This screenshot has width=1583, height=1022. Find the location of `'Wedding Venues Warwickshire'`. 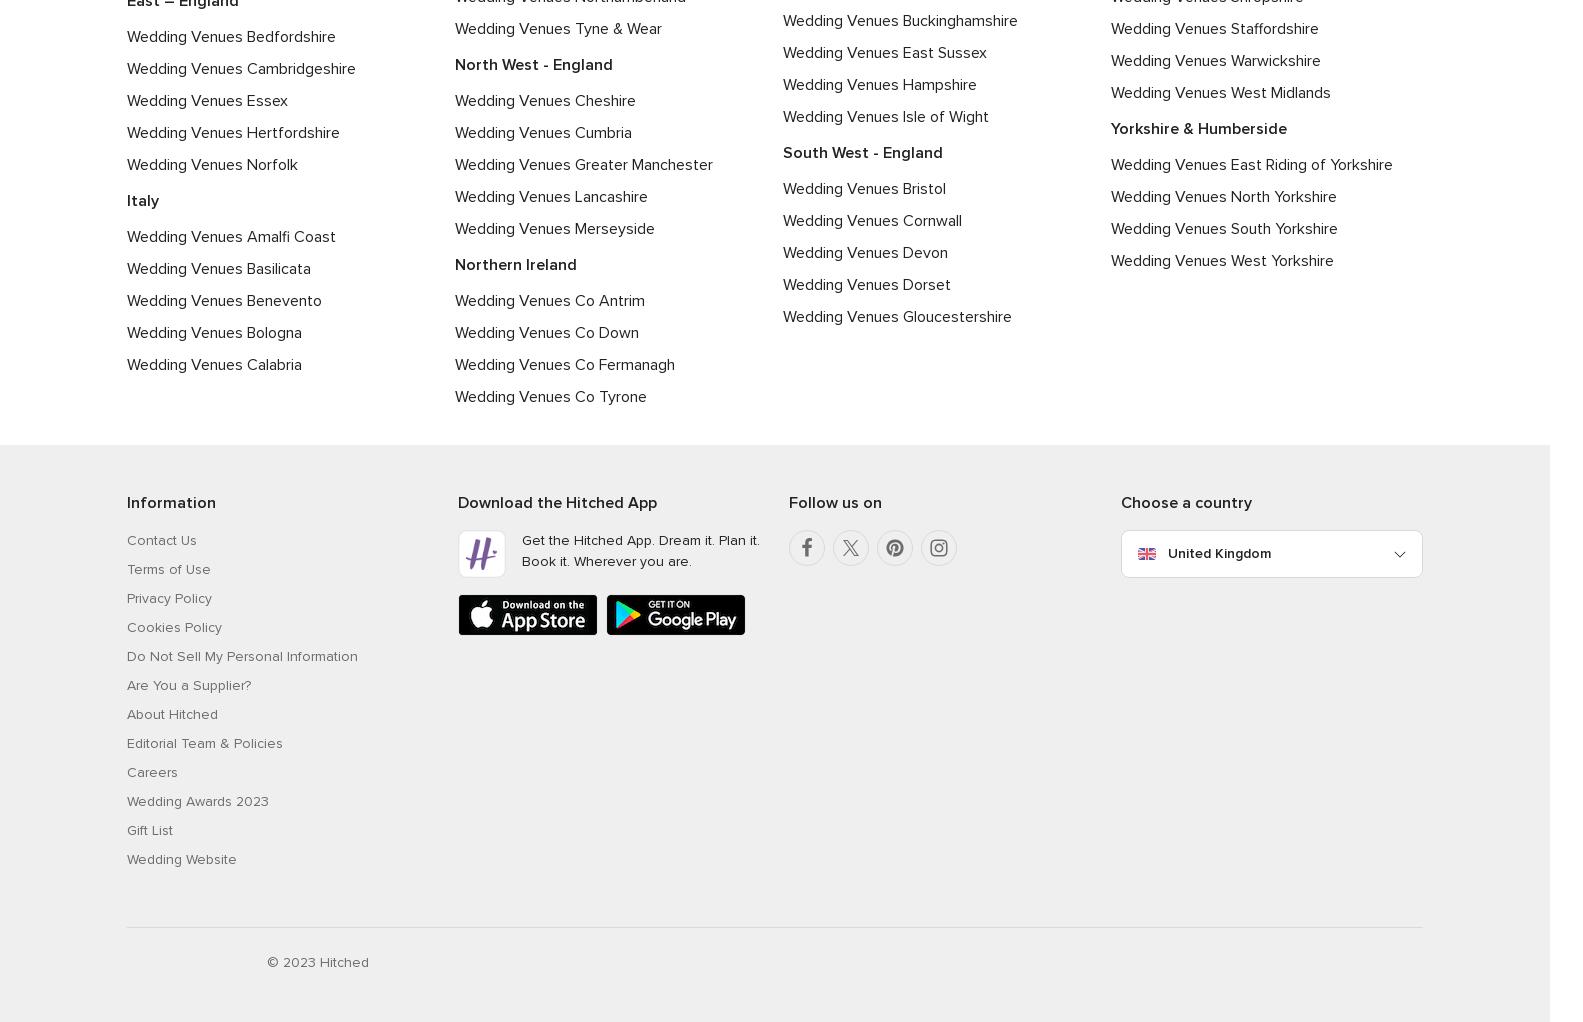

'Wedding Venues Warwickshire' is located at coordinates (1110, 59).